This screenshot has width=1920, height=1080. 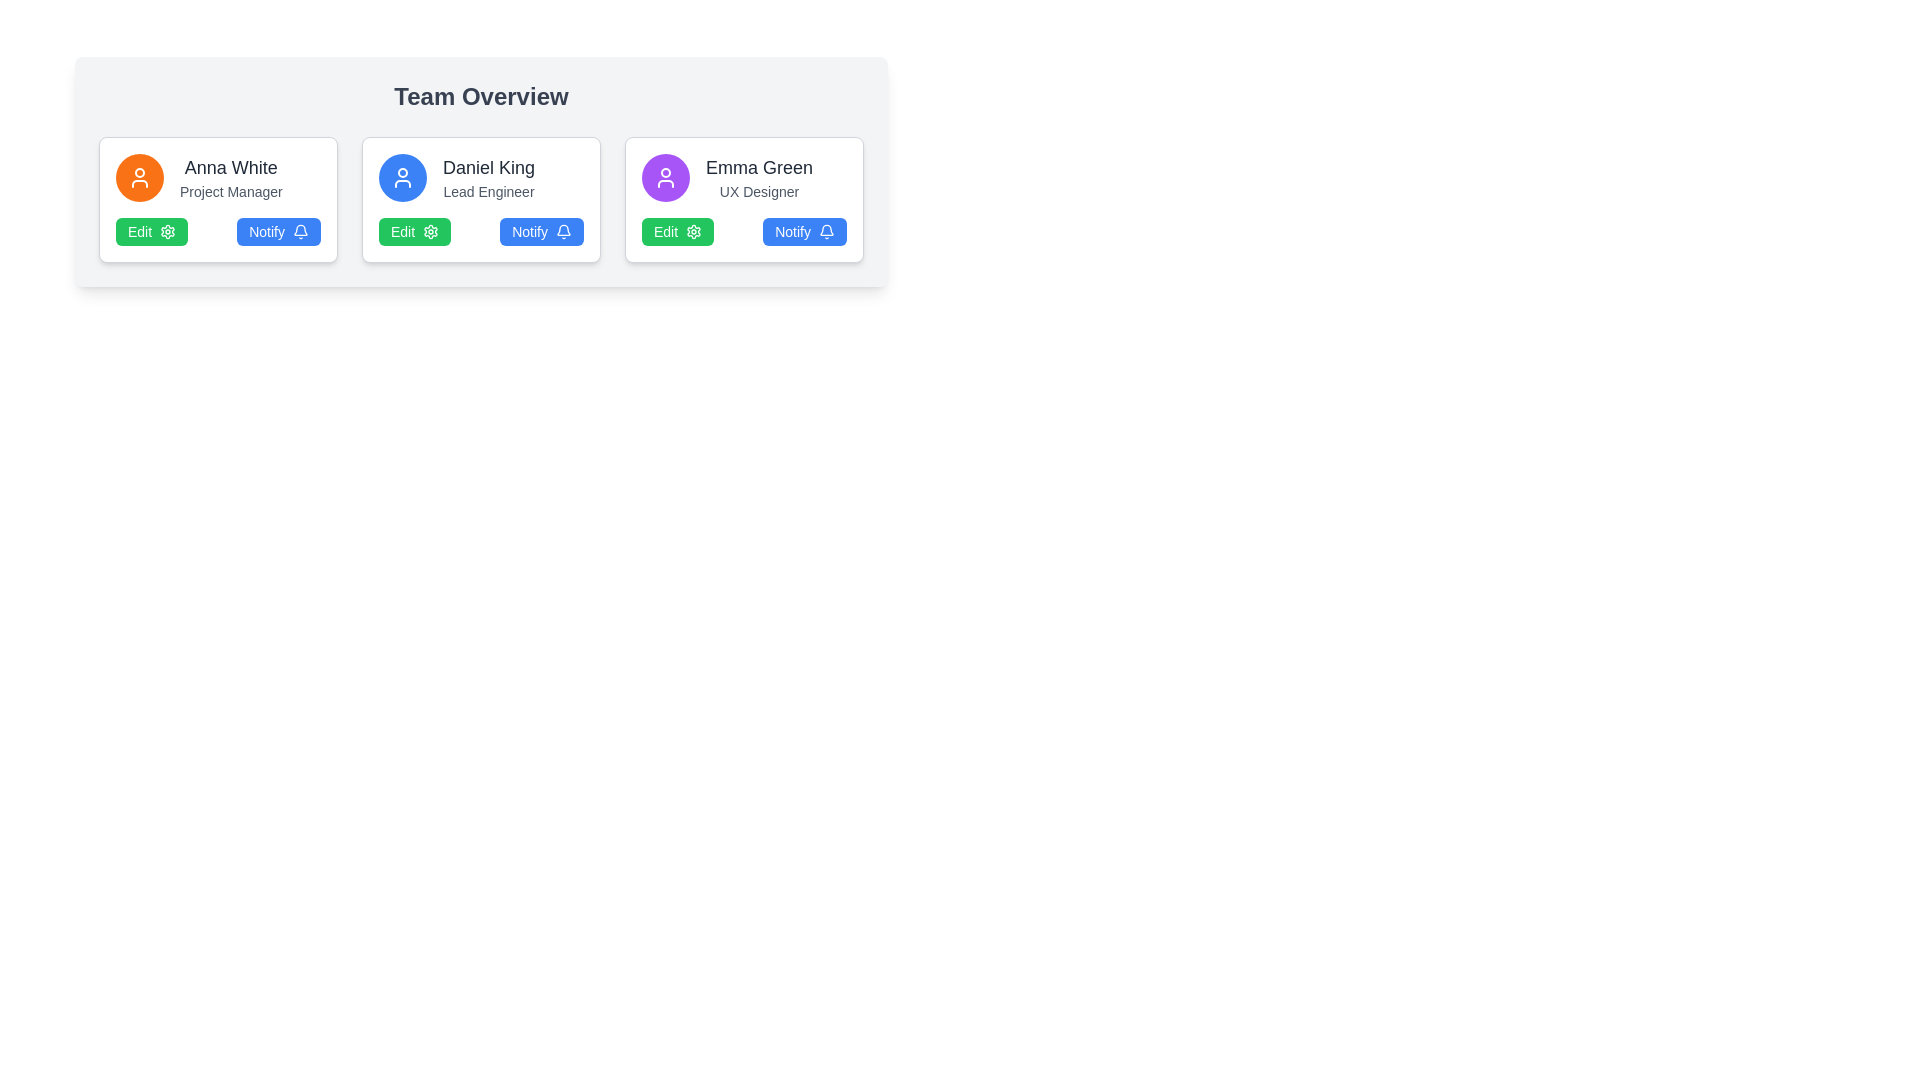 What do you see at coordinates (138, 176) in the screenshot?
I see `the user icon representing 'Anna White, Project Manager' in the first profile card` at bounding box center [138, 176].